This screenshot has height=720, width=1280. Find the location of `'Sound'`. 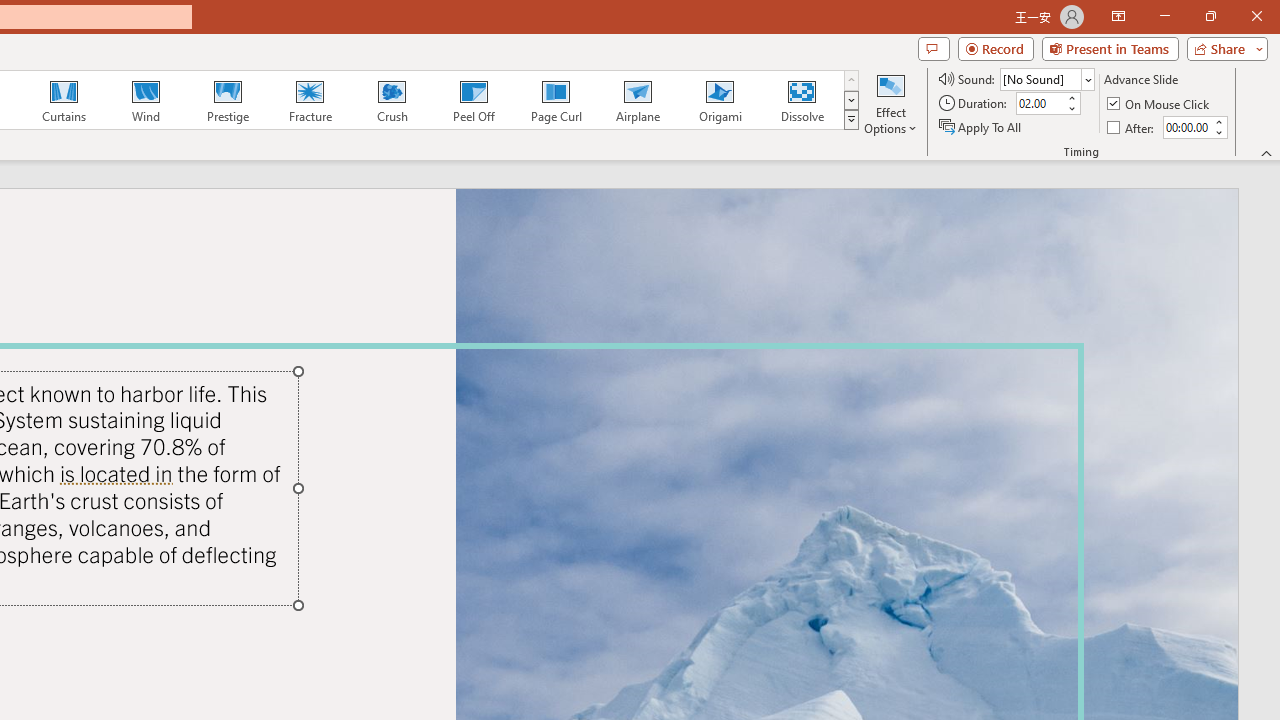

'Sound' is located at coordinates (1046, 78).